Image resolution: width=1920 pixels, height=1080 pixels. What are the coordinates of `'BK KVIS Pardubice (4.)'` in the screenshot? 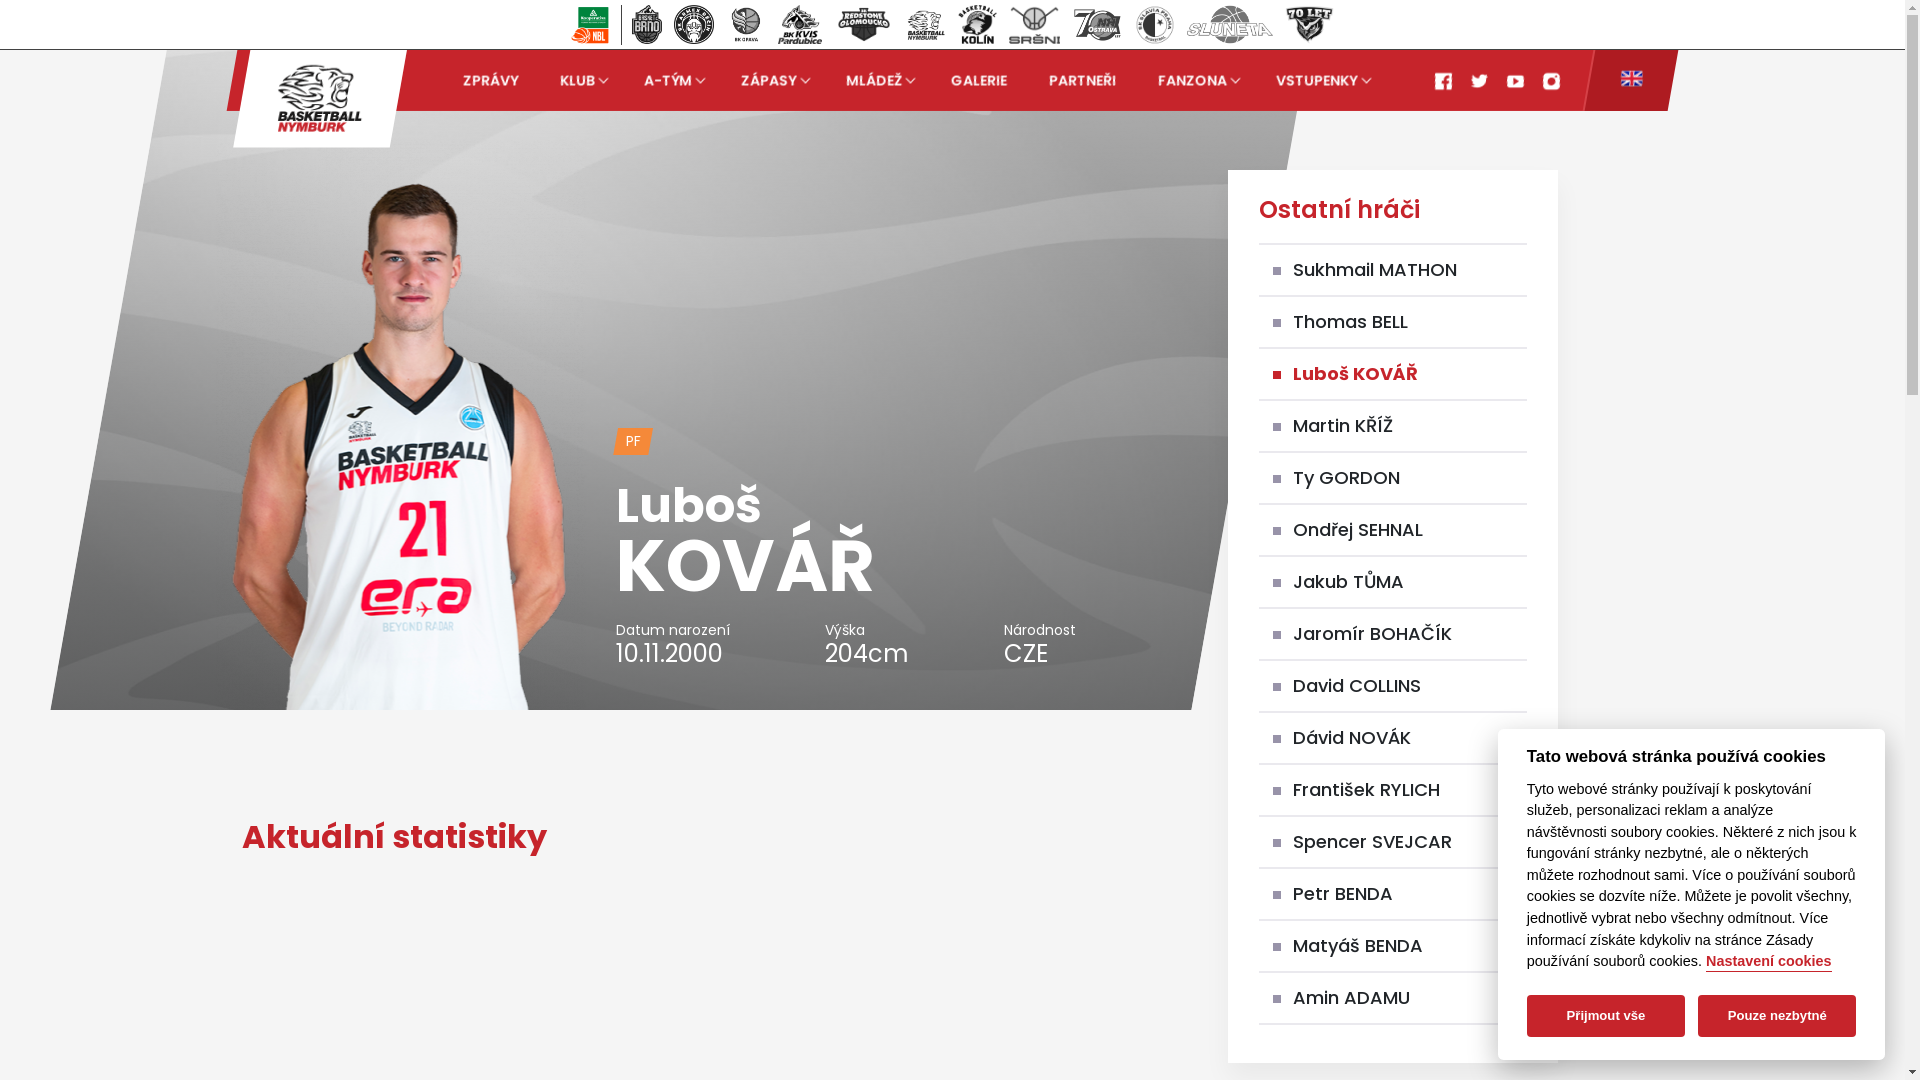 It's located at (800, 23).